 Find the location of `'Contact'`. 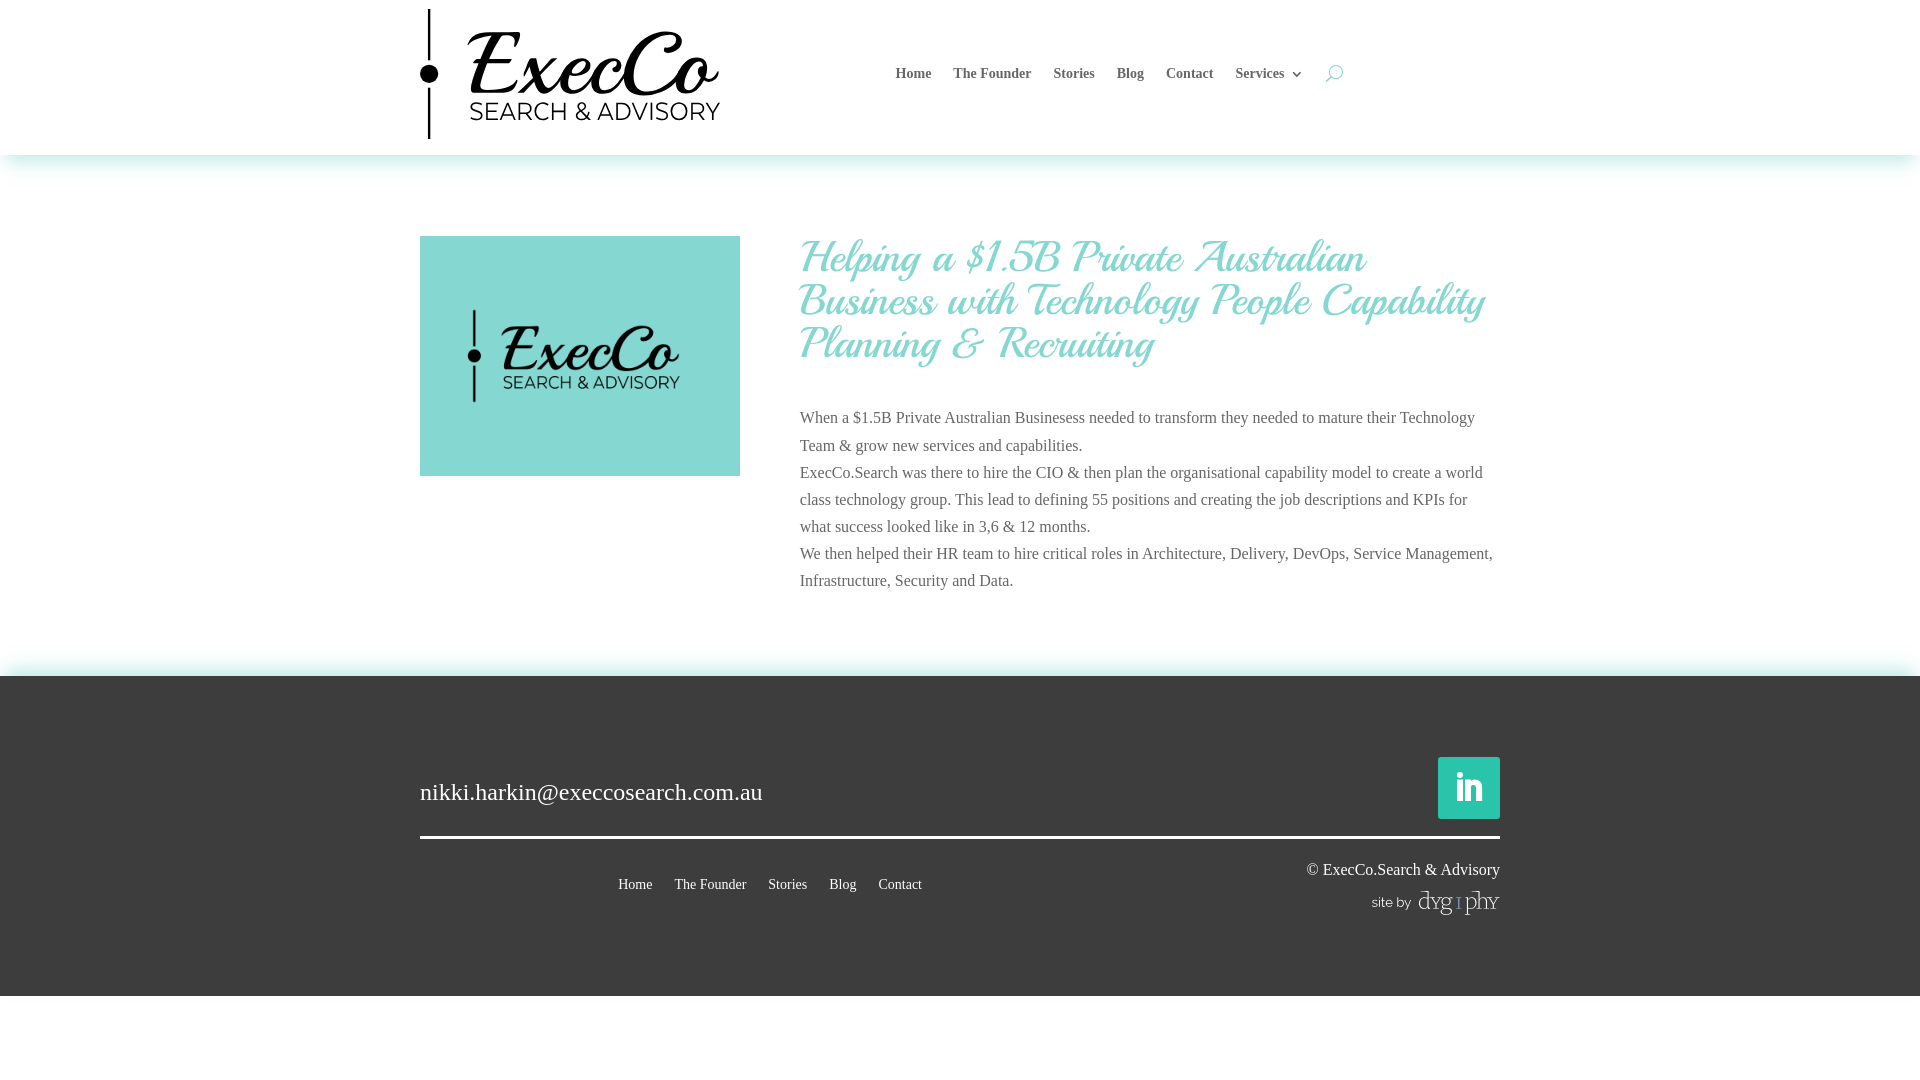

'Contact' is located at coordinates (1166, 72).